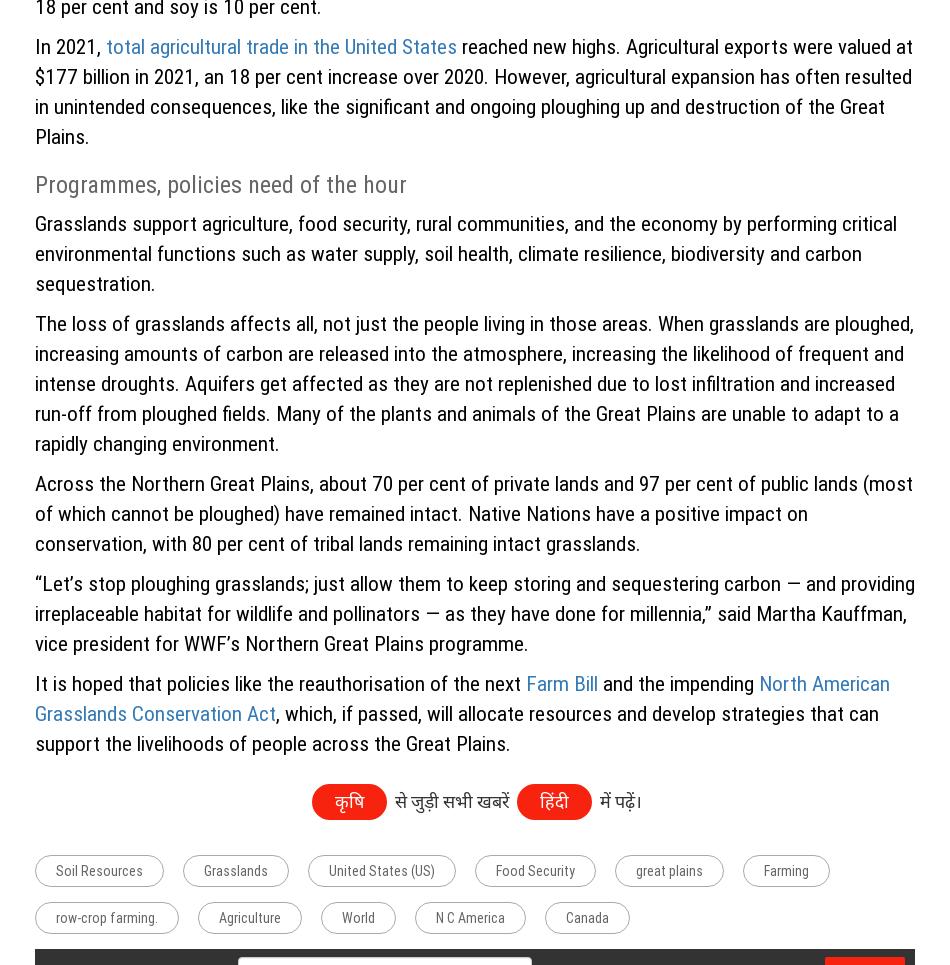  I want to click on '“Let’s stop ploughing grasslands; just allow them to keep storing and sequestering carbon — and providing irreplaceable habitat for wildlife and pollinators — as they have done for millennia,” said Martha Kauffman, vice president for WWF’s Northern Great Plains programme.', so click(34, 611).